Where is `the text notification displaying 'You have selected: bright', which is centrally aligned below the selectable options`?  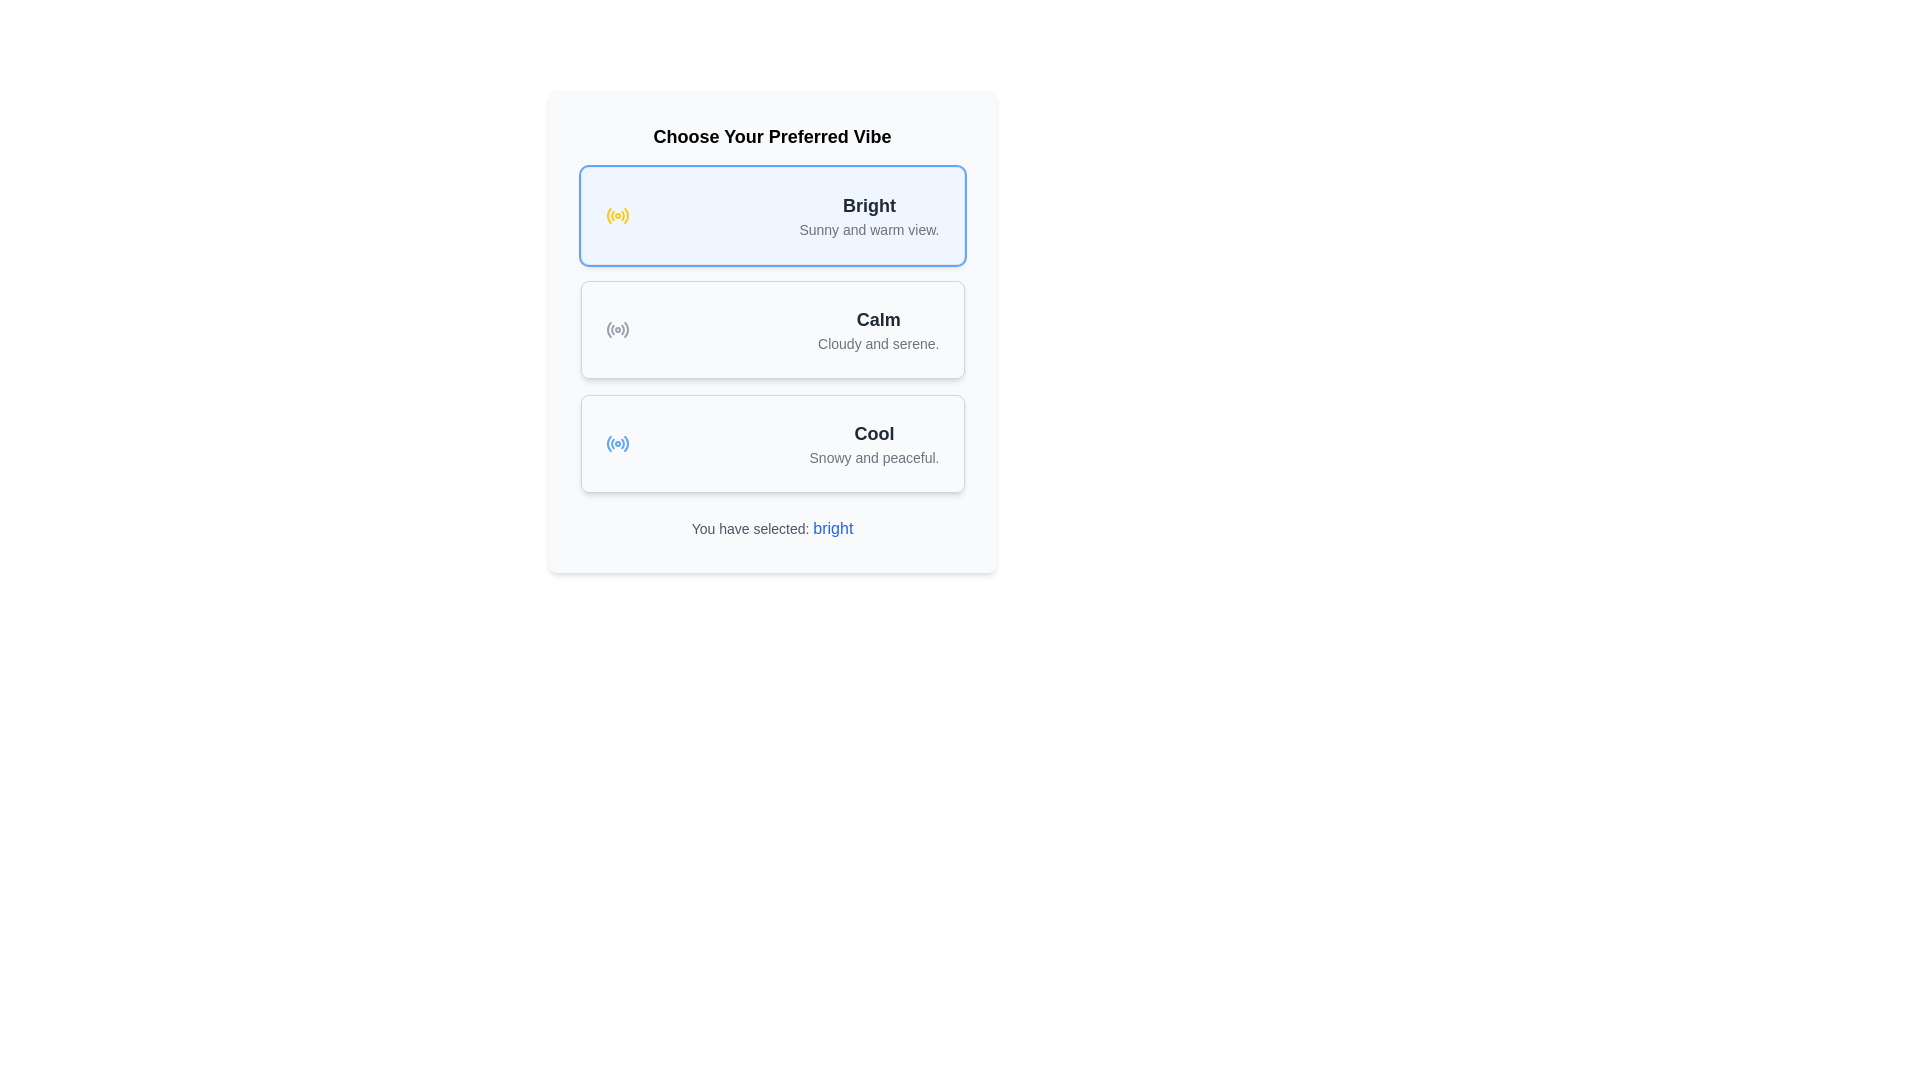 the text notification displaying 'You have selected: bright', which is centrally aligned below the selectable options is located at coordinates (771, 527).